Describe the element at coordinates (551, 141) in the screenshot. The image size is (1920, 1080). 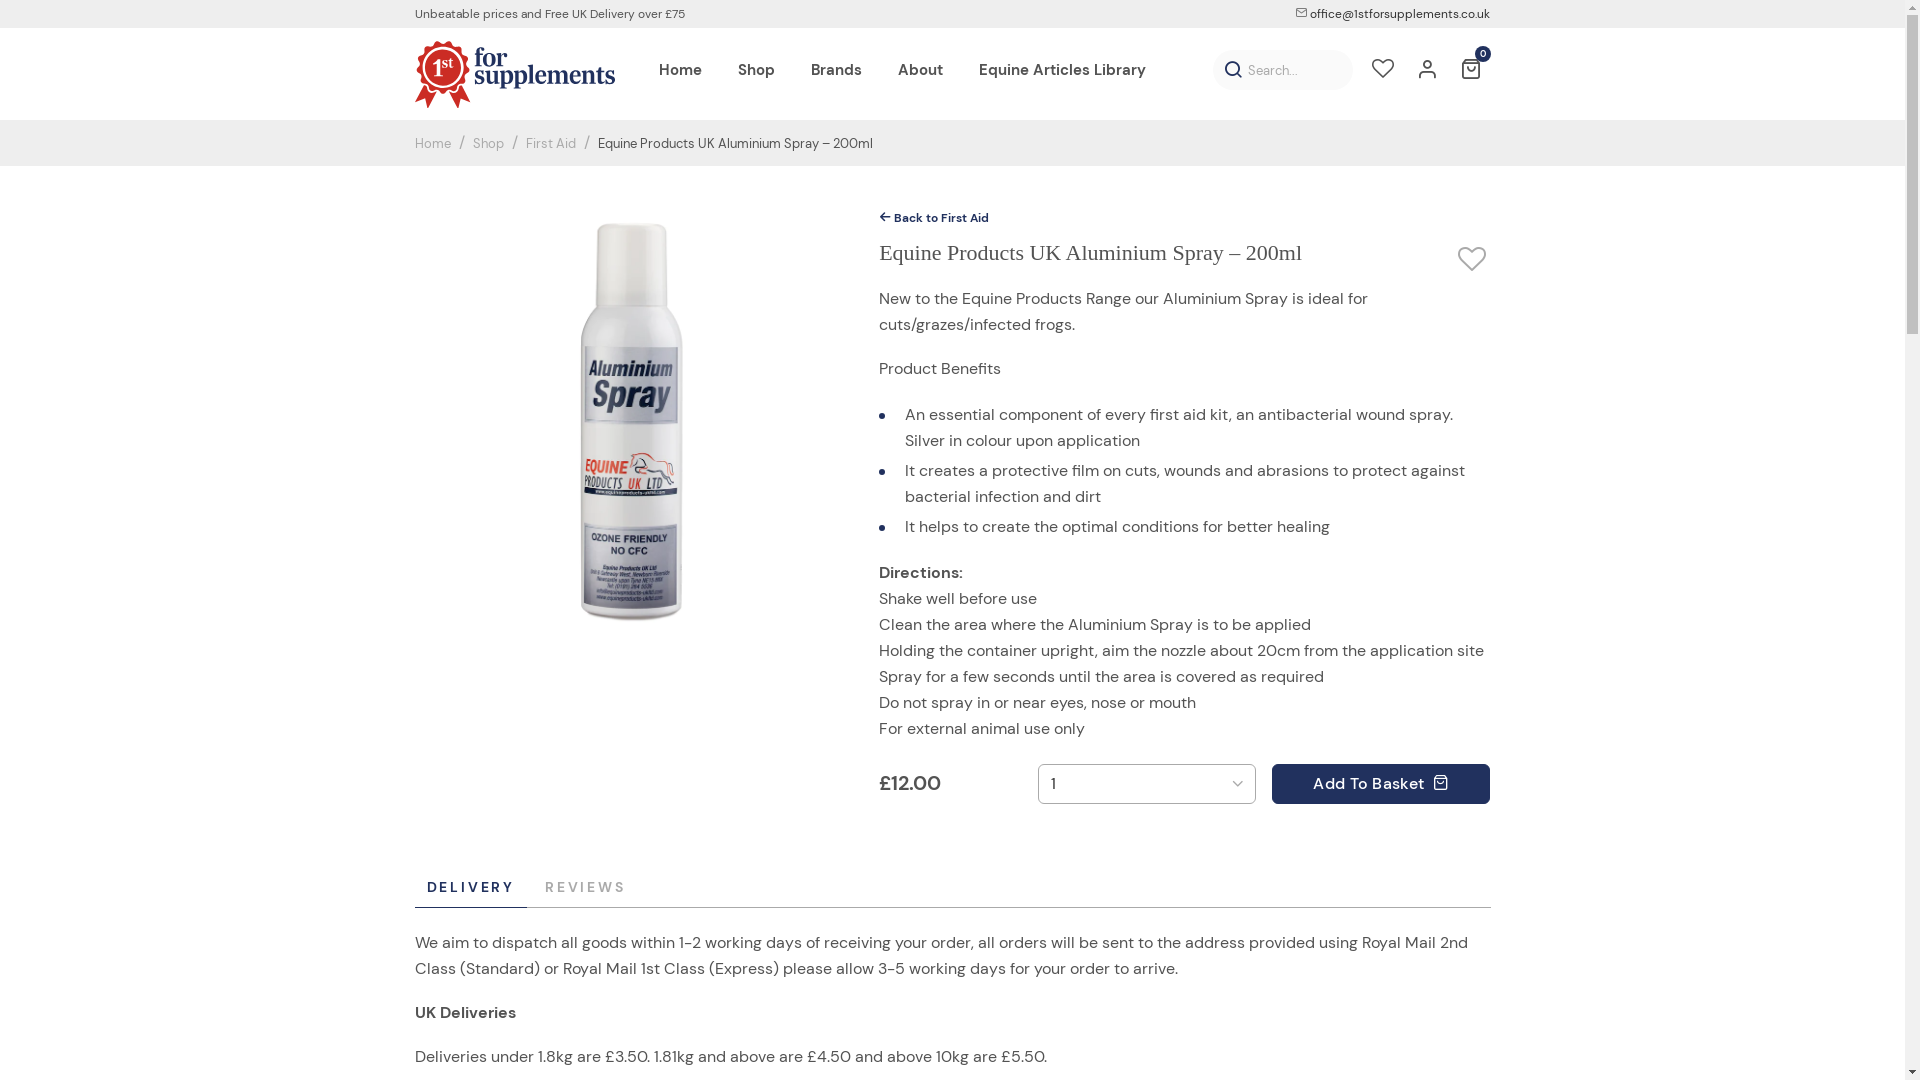
I see `'First Aid'` at that location.